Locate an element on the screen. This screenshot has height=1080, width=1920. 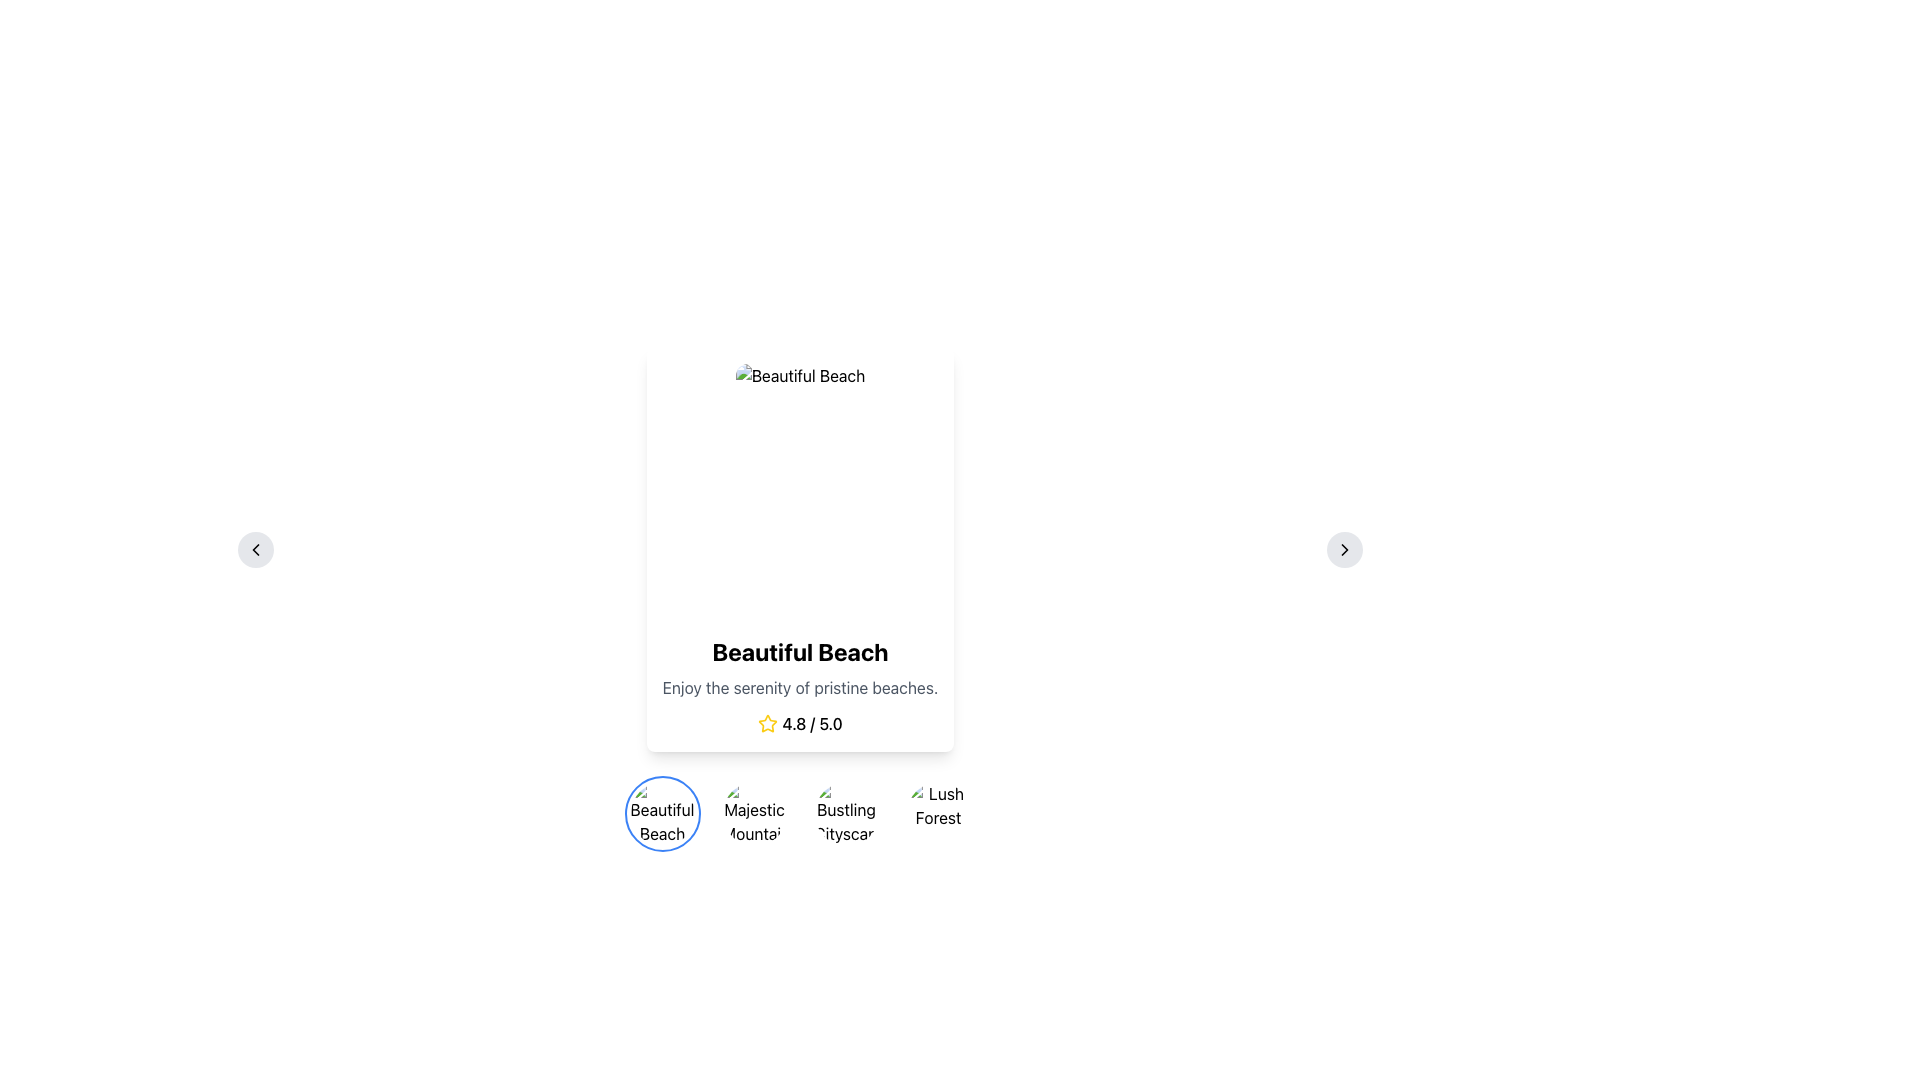
the static text element displaying the rating '4.8 / 5.0' located next to the yellow star icon beneath the title 'Beautiful Beach' is located at coordinates (812, 724).